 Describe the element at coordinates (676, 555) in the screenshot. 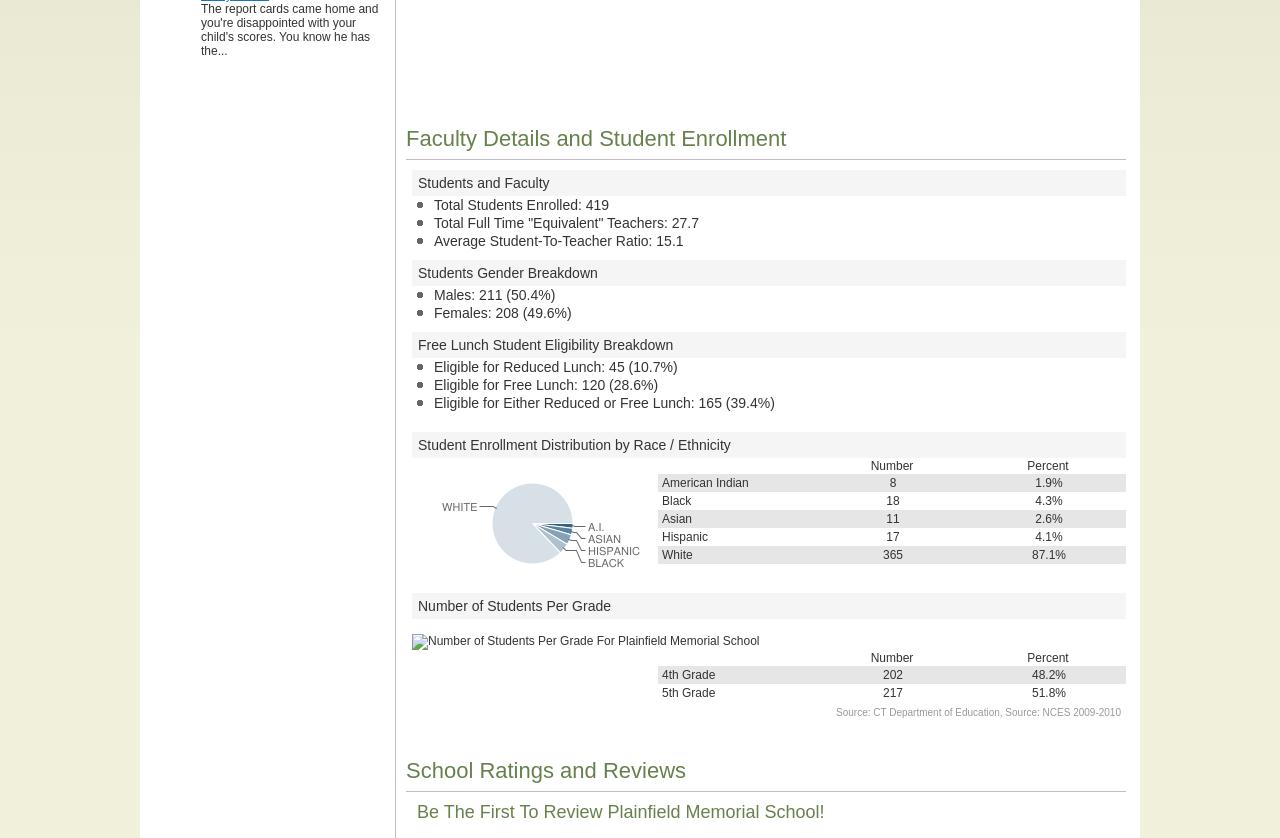

I see `'White'` at that location.